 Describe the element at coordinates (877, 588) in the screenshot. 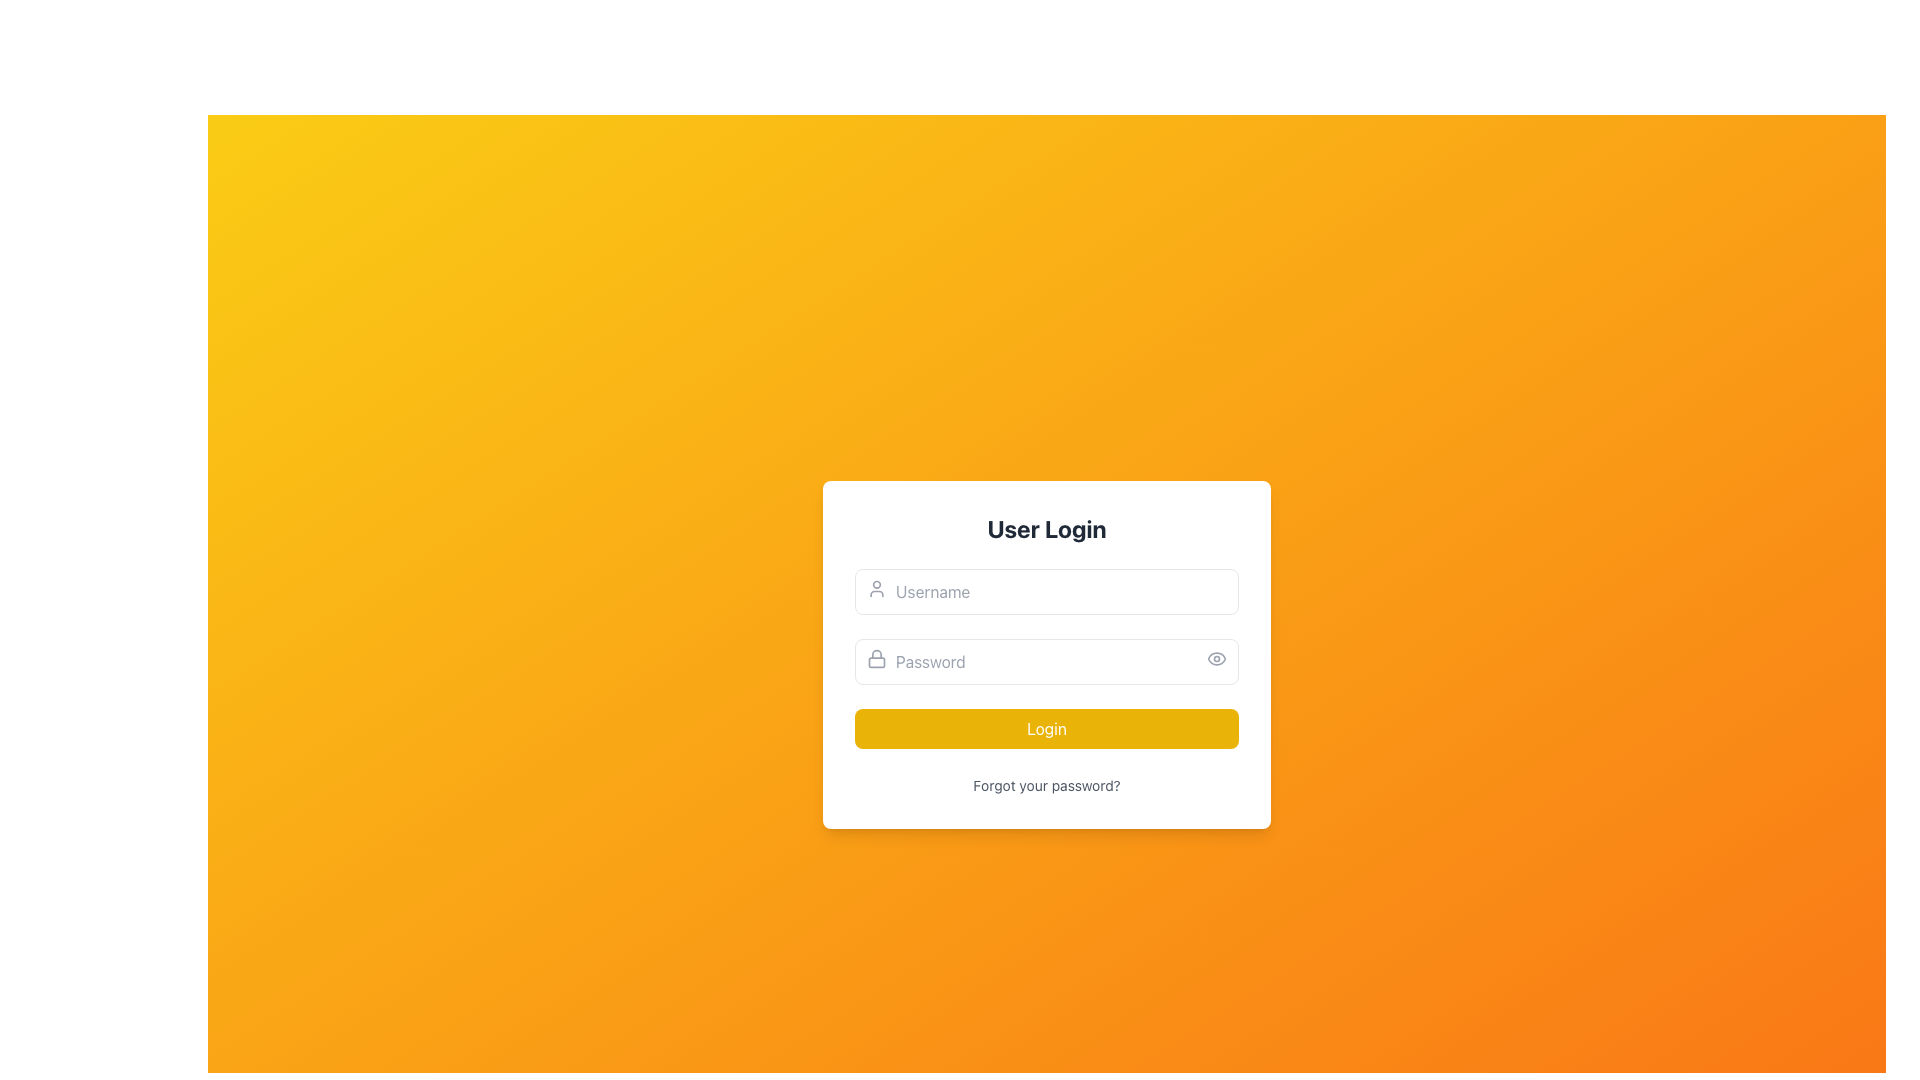

I see `the user silhouette icon located at the left side of the 'Username' text input field` at that location.